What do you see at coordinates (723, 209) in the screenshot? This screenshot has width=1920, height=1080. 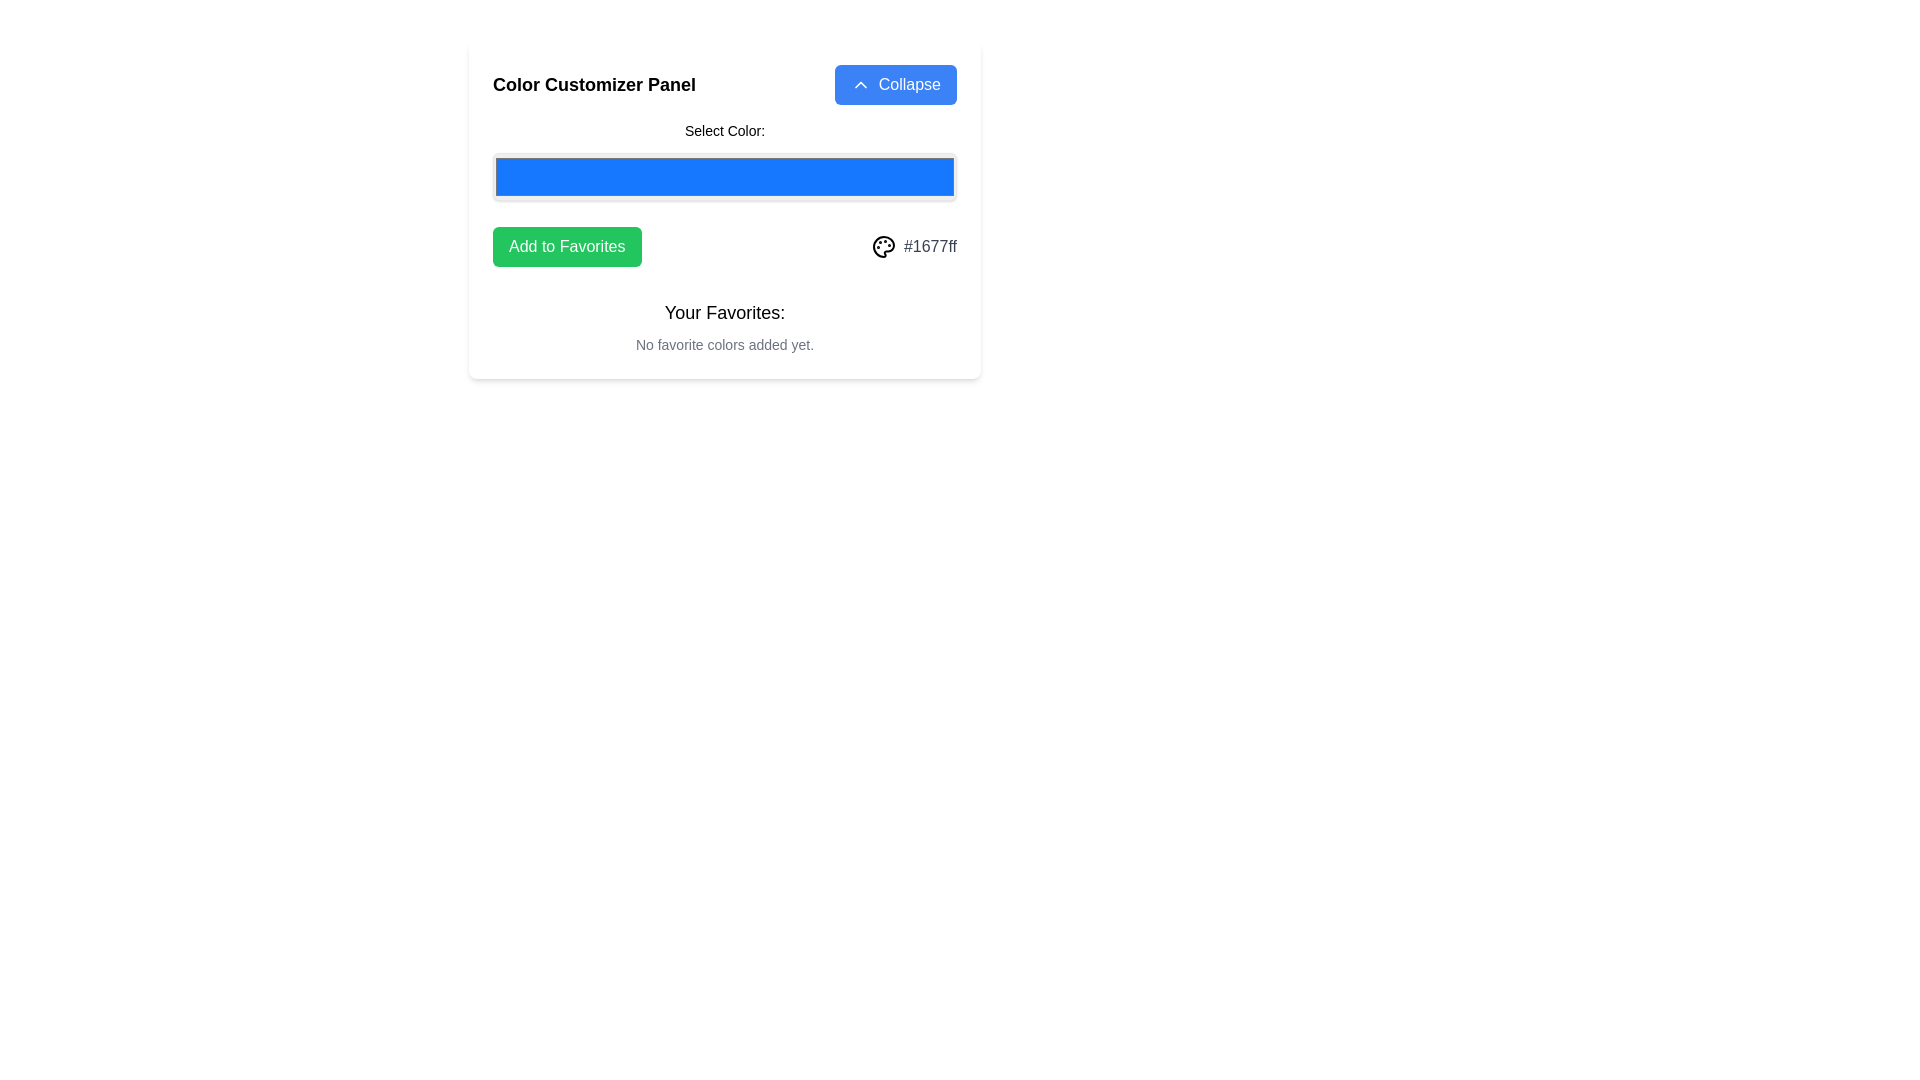 I see `the color input within the 'Color Customizer Panel'` at bounding box center [723, 209].